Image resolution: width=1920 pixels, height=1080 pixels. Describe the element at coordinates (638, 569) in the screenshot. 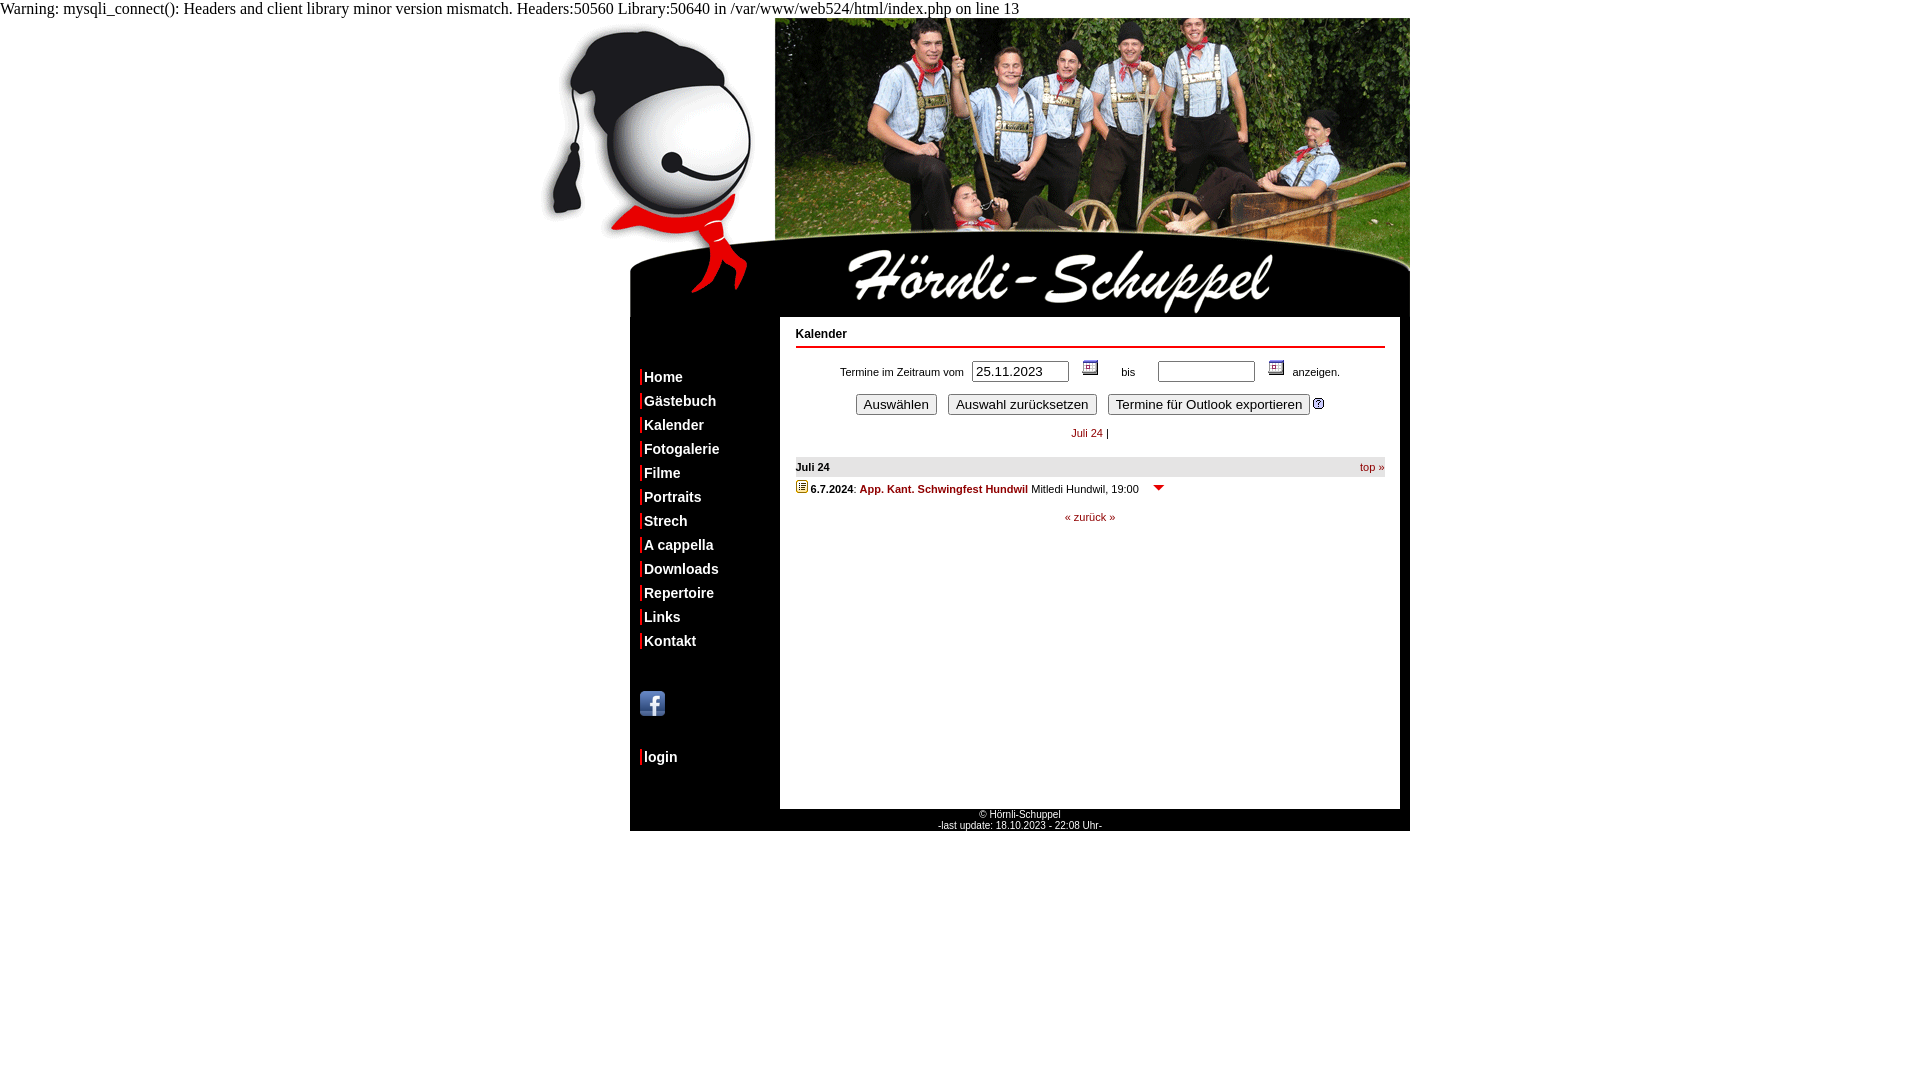

I see `'Downloads'` at that location.